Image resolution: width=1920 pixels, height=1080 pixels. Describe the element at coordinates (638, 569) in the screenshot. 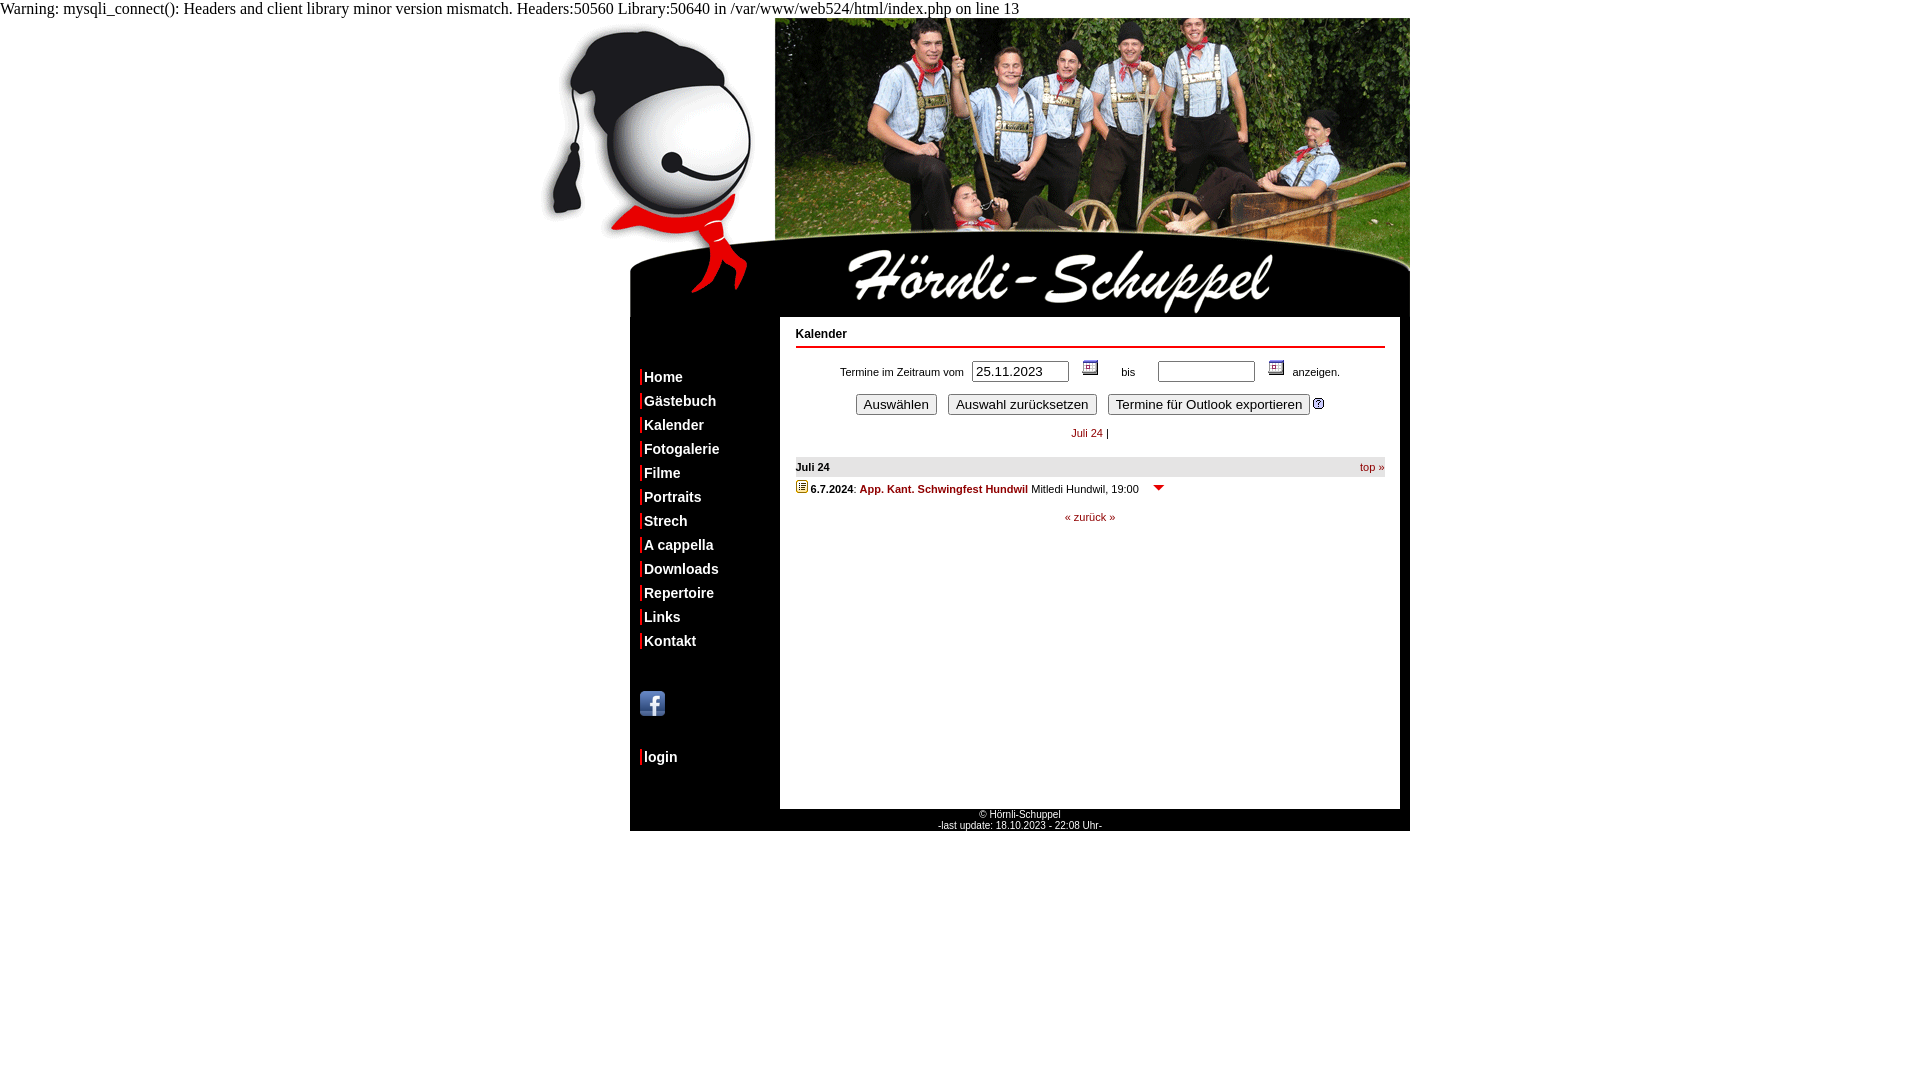

I see `'Downloads'` at that location.